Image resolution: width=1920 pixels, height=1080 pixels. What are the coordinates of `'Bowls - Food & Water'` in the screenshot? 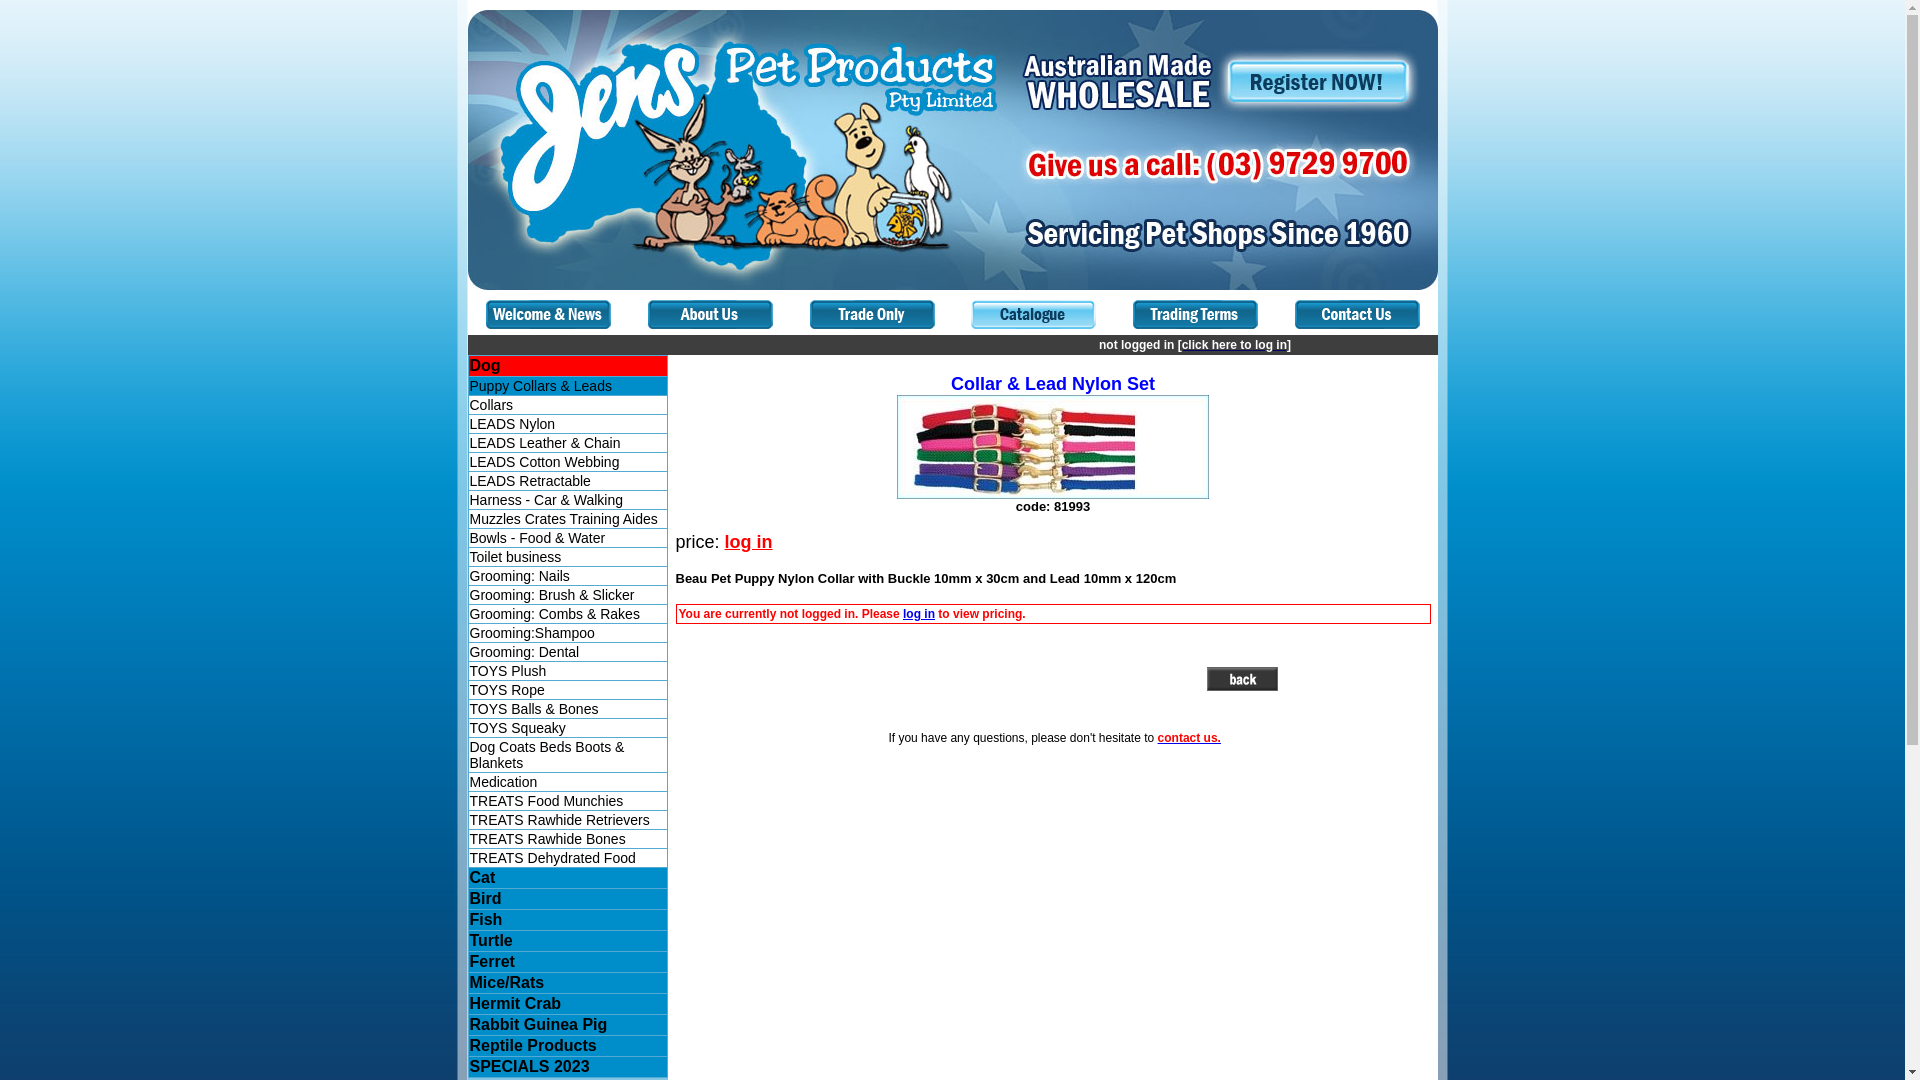 It's located at (565, 536).